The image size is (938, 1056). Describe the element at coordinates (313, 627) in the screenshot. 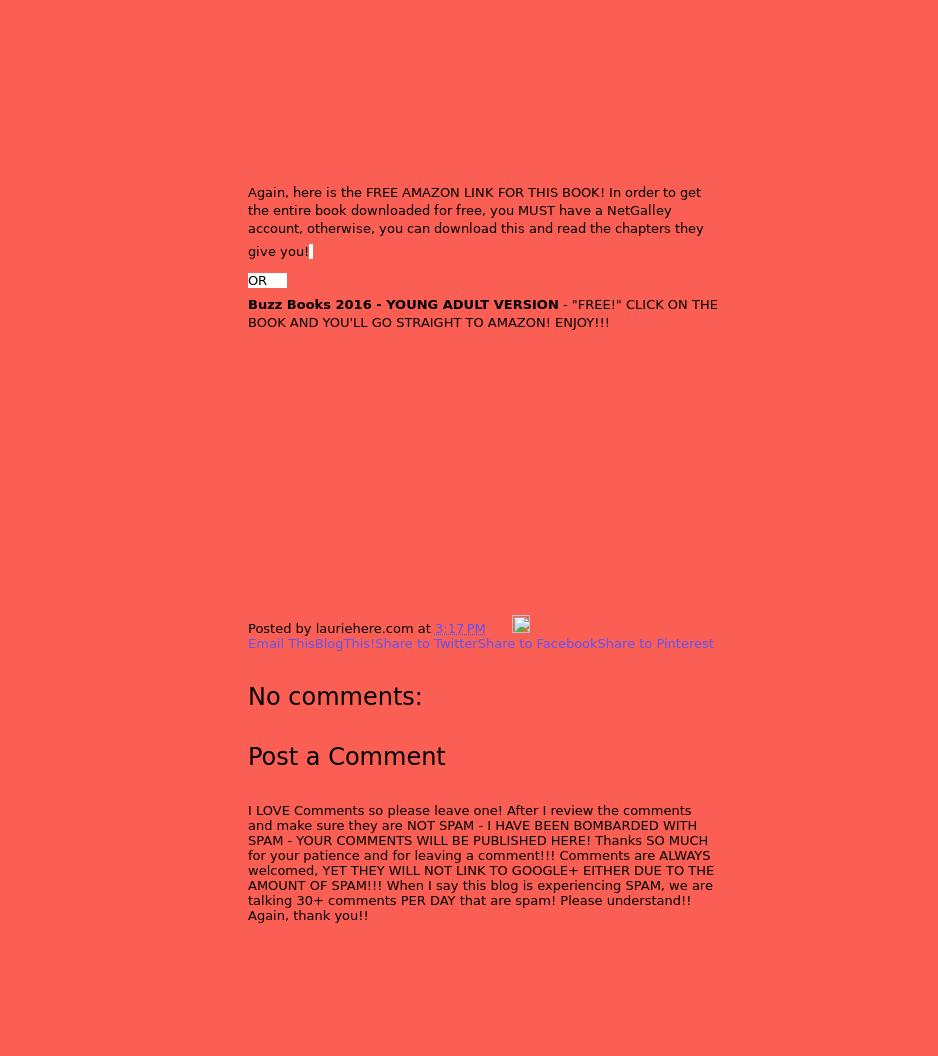

I see `'lauriehere.com'` at that location.